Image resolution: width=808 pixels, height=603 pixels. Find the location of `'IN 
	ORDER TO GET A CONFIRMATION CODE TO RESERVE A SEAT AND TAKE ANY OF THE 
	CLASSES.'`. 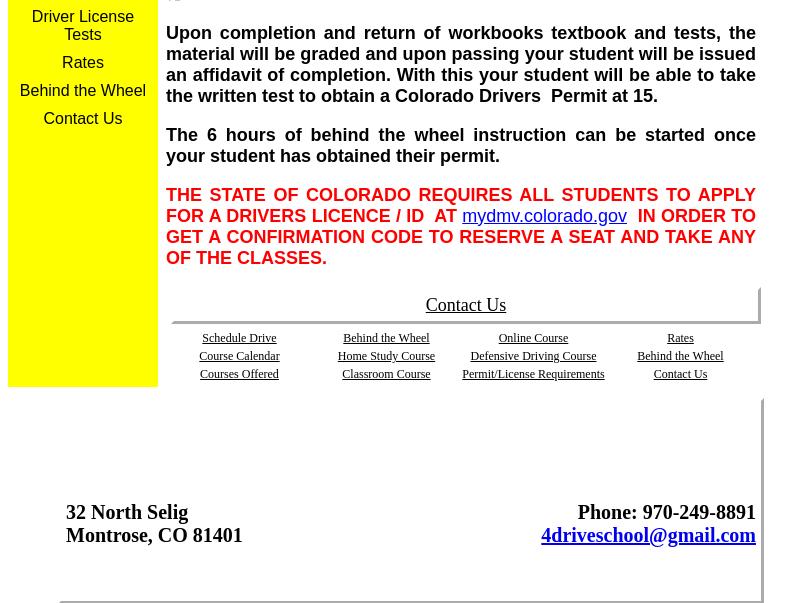

'IN 
	ORDER TO GET A CONFIRMATION CODE TO RESERVE A SEAT AND TAKE ANY OF THE 
	CLASSES.' is located at coordinates (460, 236).